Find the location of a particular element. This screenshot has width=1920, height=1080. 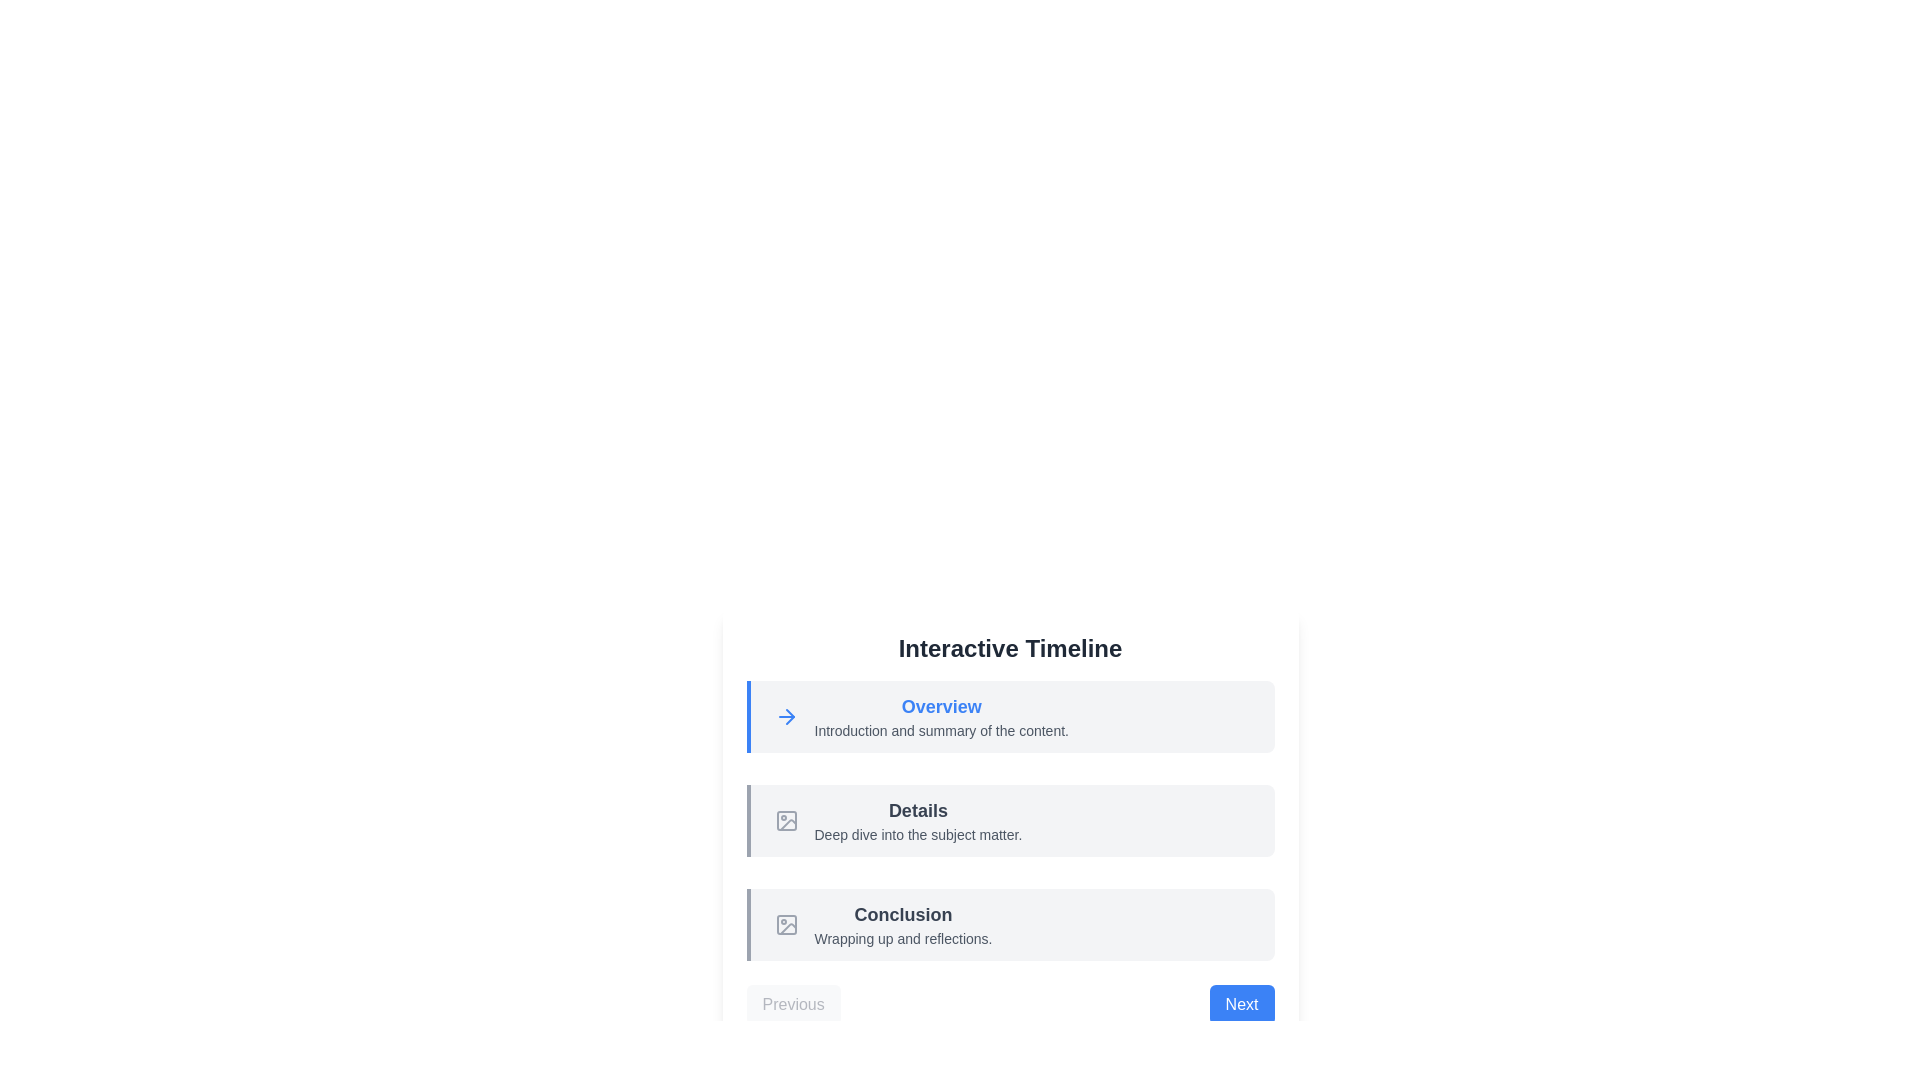

the Next button to navigate the timeline is located at coordinates (1241, 1005).